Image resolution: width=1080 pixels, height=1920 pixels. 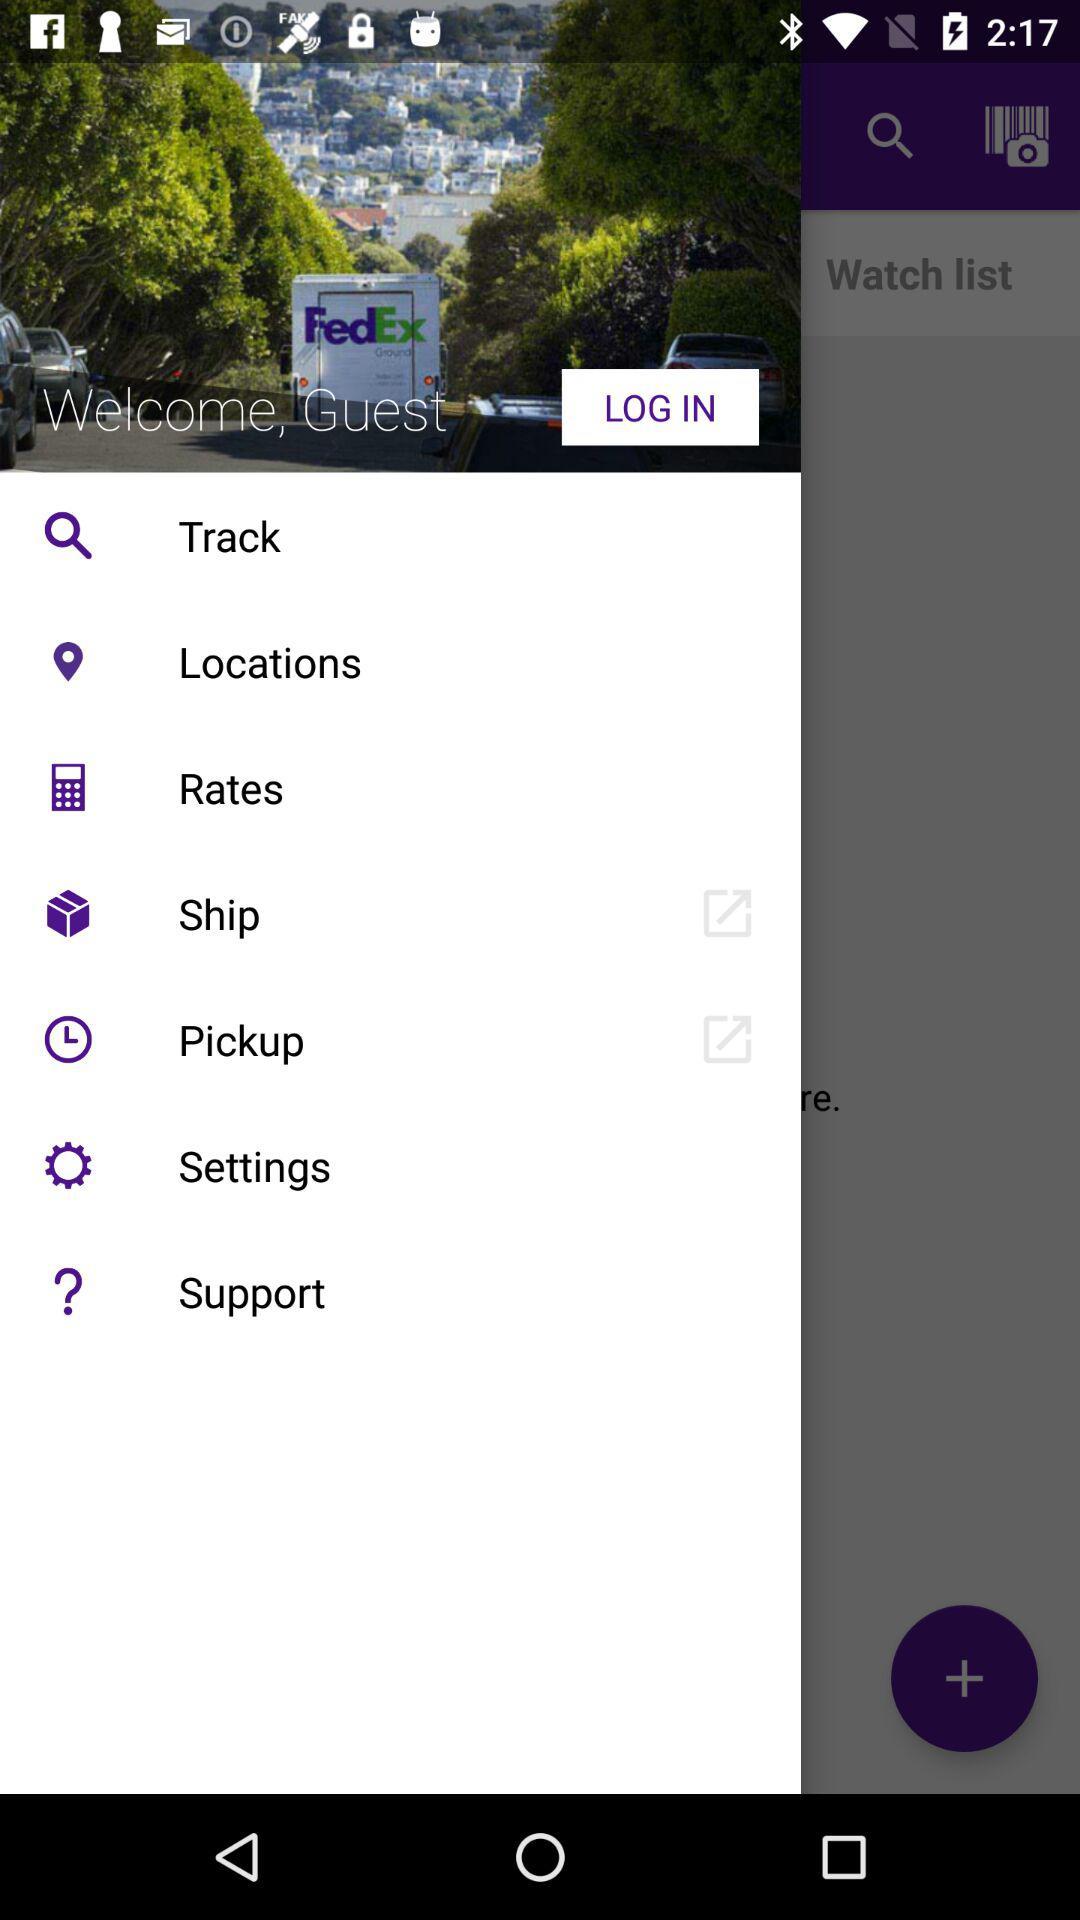 I want to click on icon on the left side of rates, so click(x=67, y=786).